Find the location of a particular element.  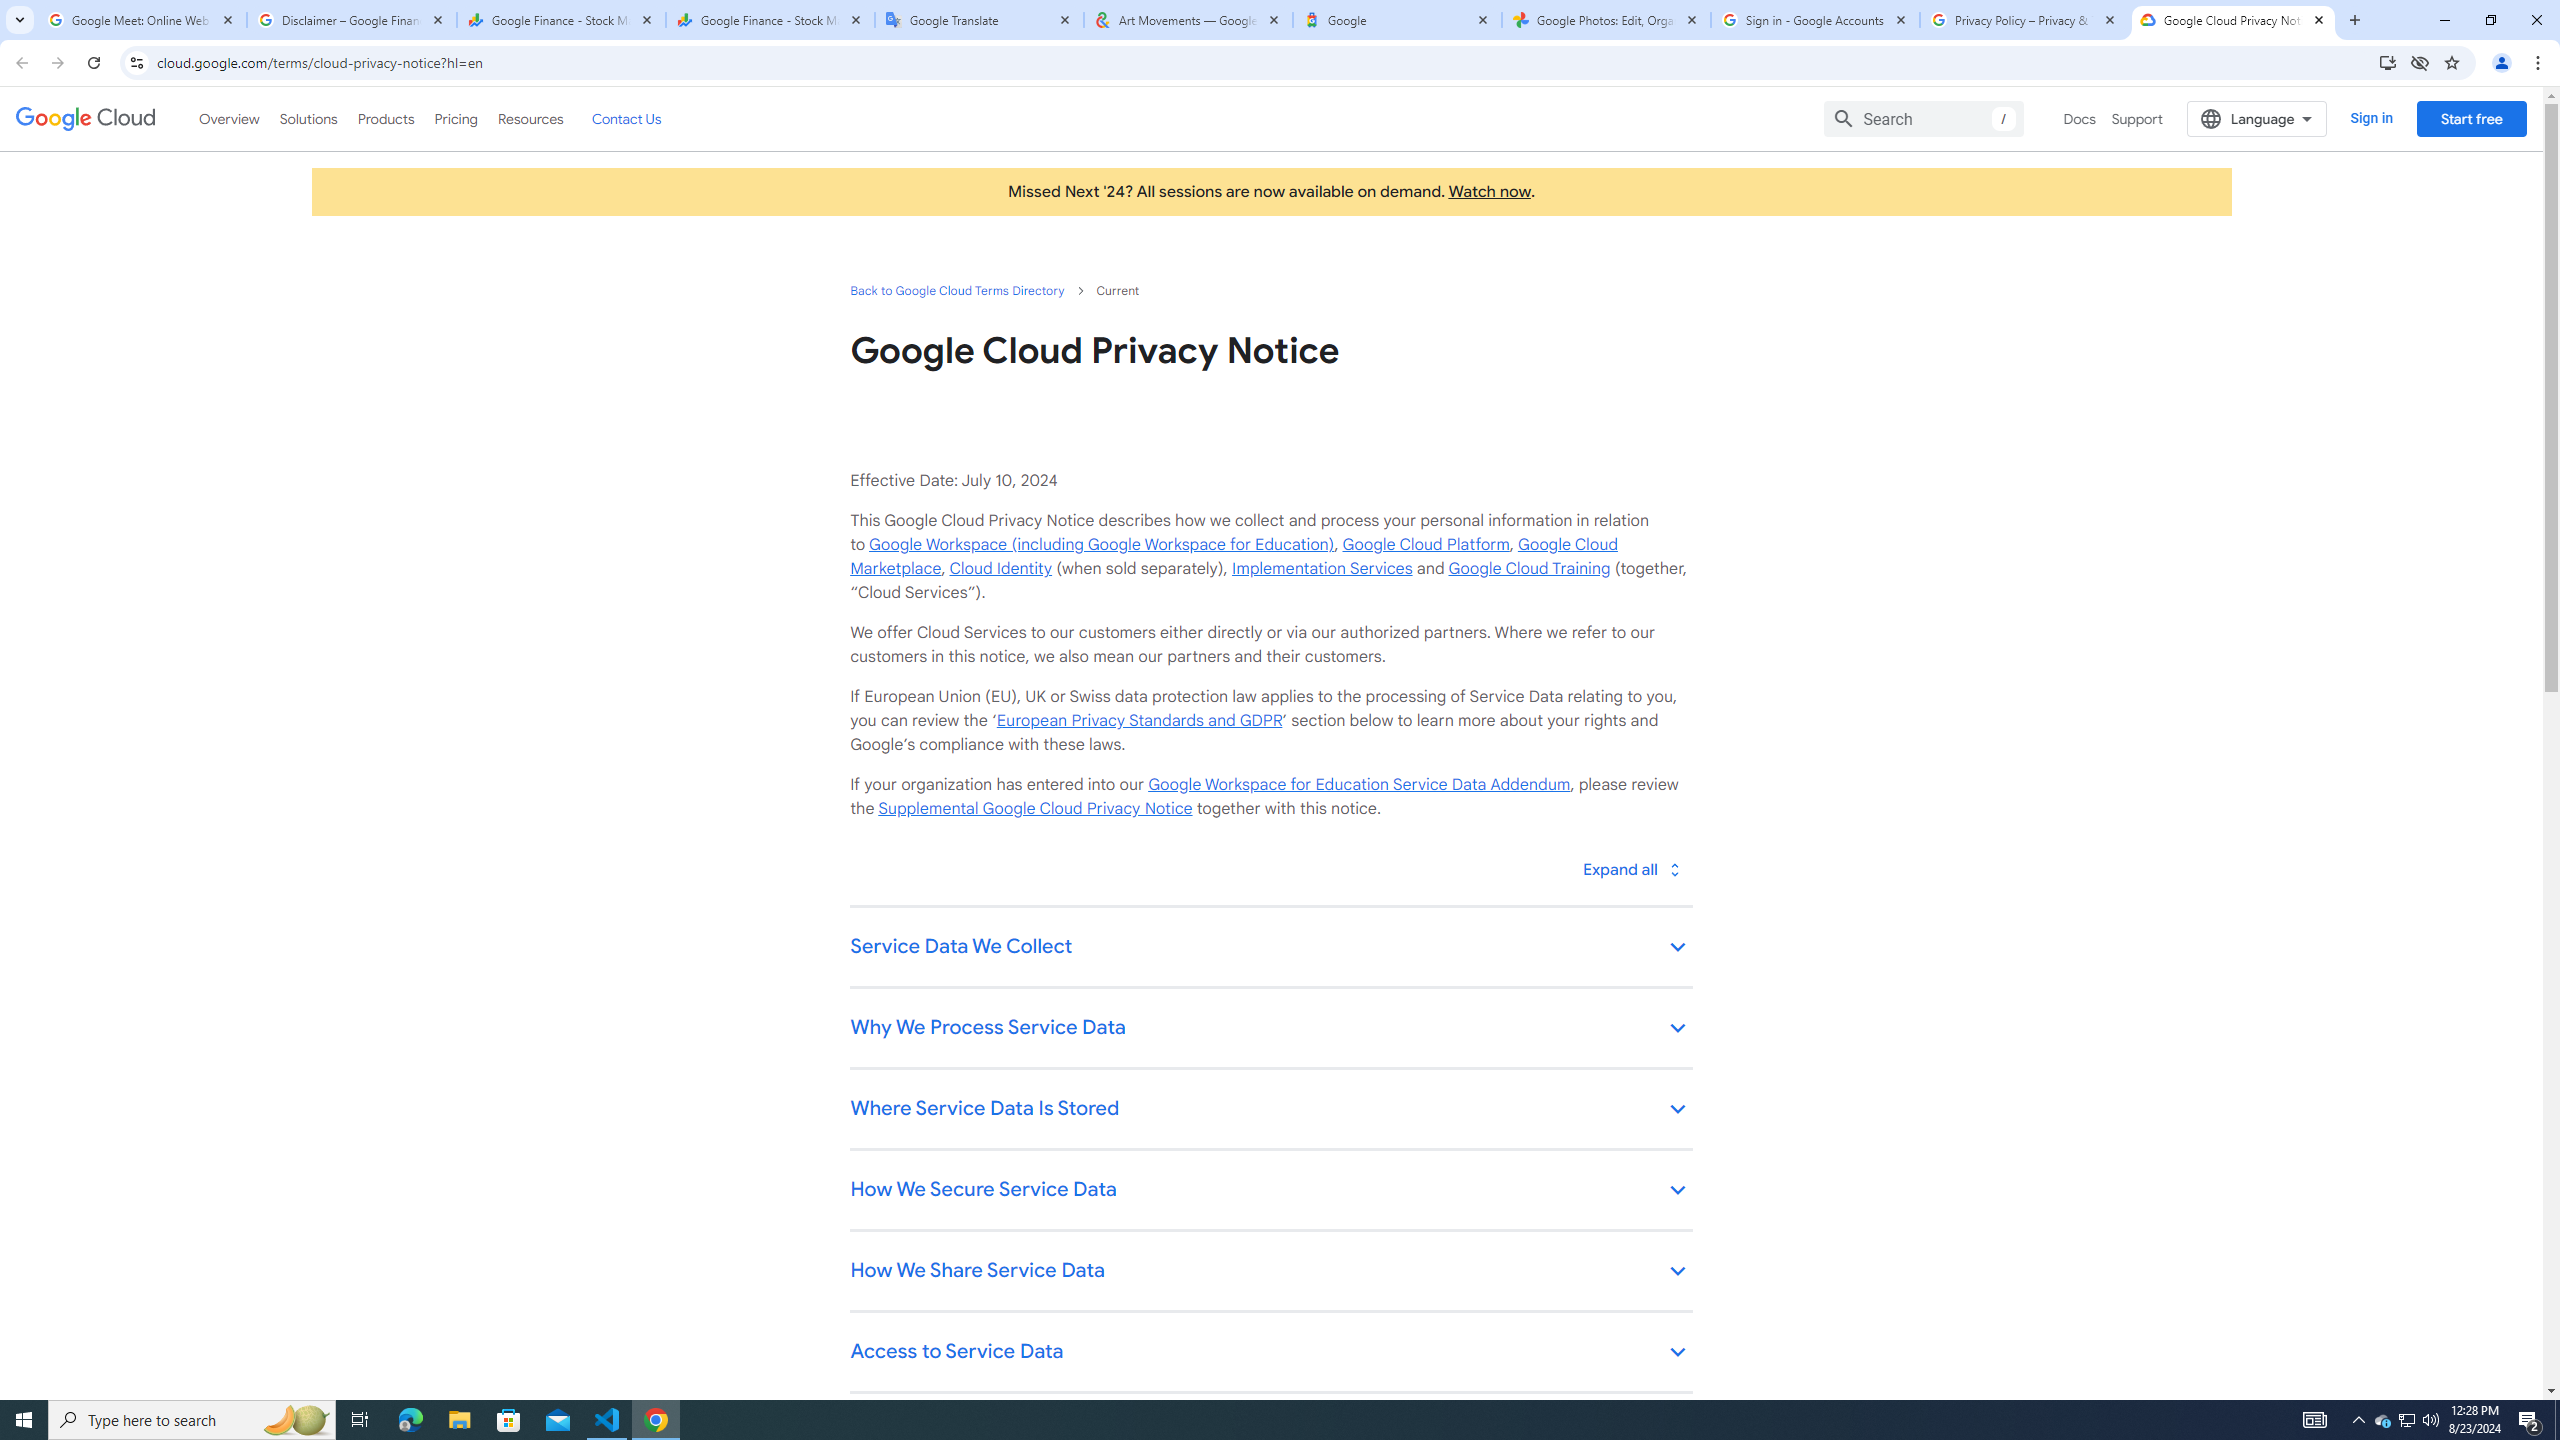

'Watch now' is located at coordinates (1488, 191).